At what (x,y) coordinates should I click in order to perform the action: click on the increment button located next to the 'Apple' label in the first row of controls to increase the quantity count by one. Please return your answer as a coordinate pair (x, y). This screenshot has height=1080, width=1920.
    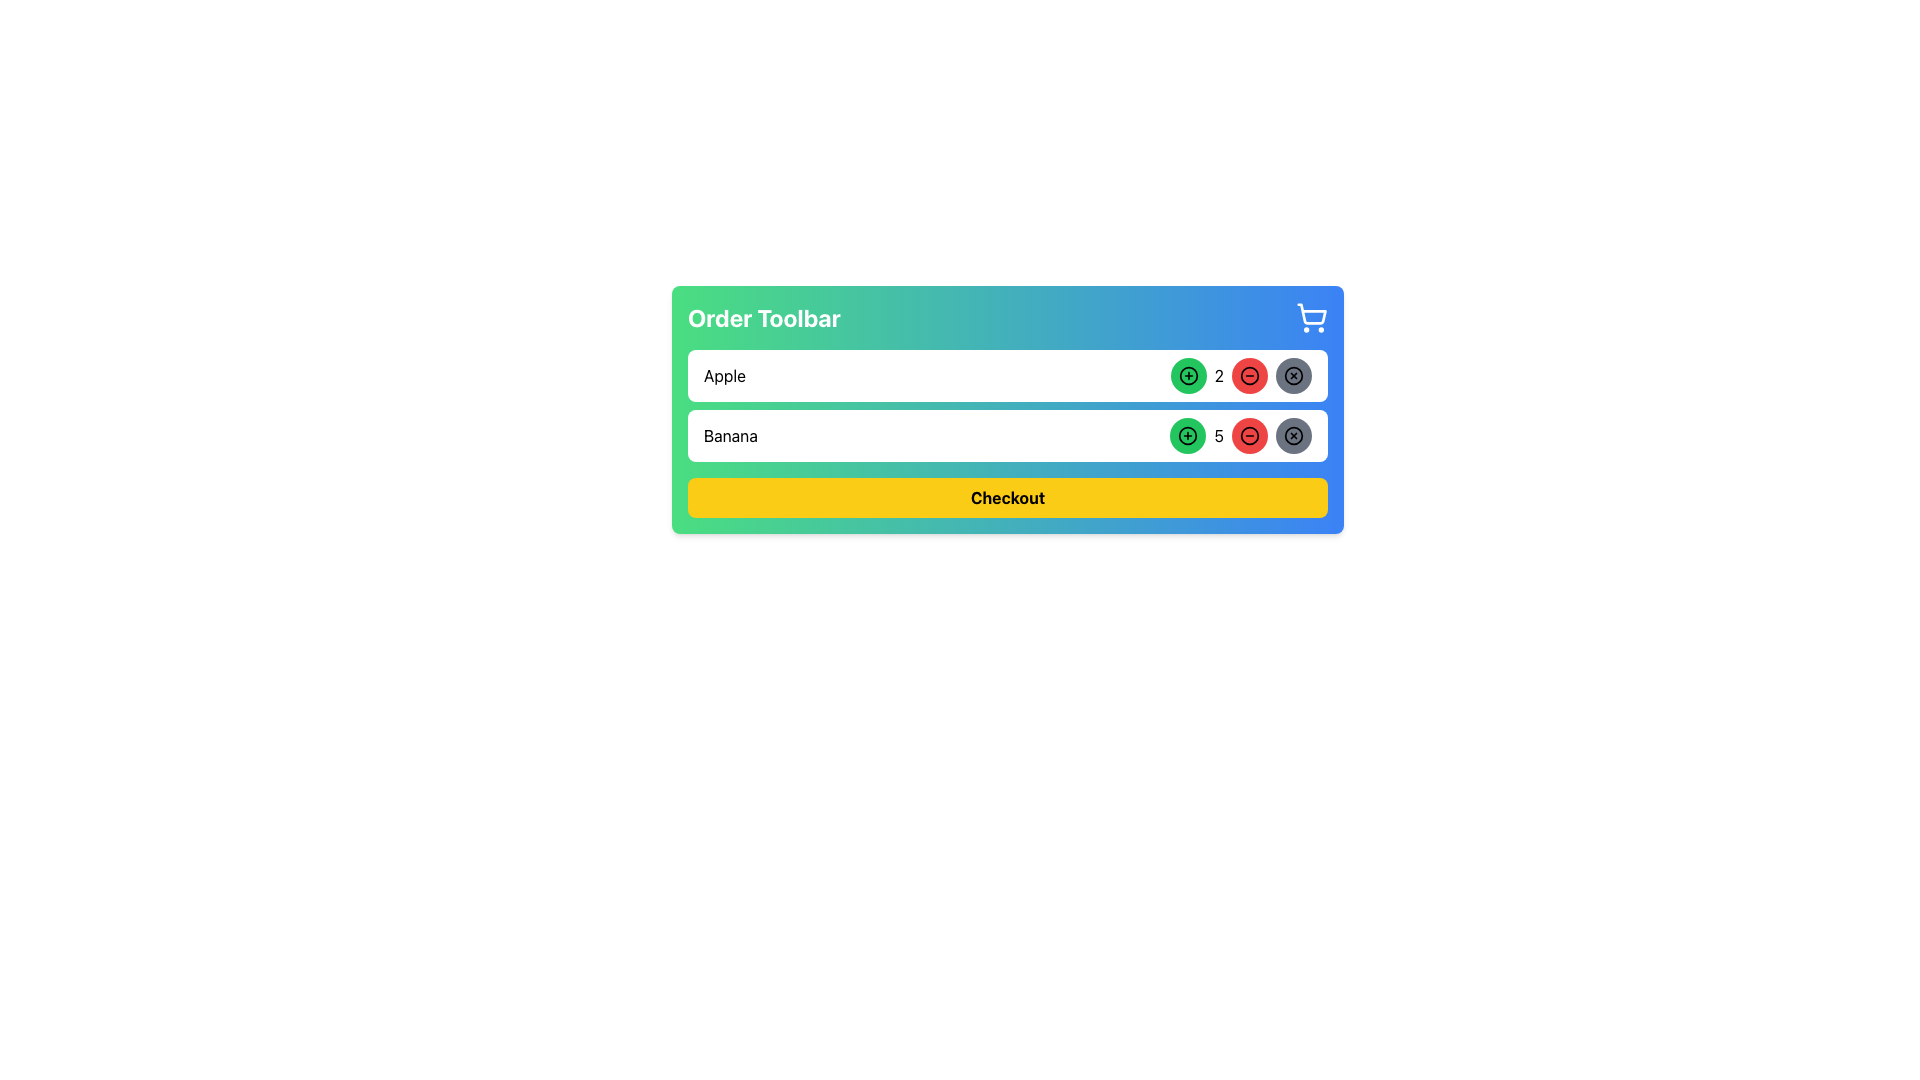
    Looking at the image, I should click on (1188, 375).